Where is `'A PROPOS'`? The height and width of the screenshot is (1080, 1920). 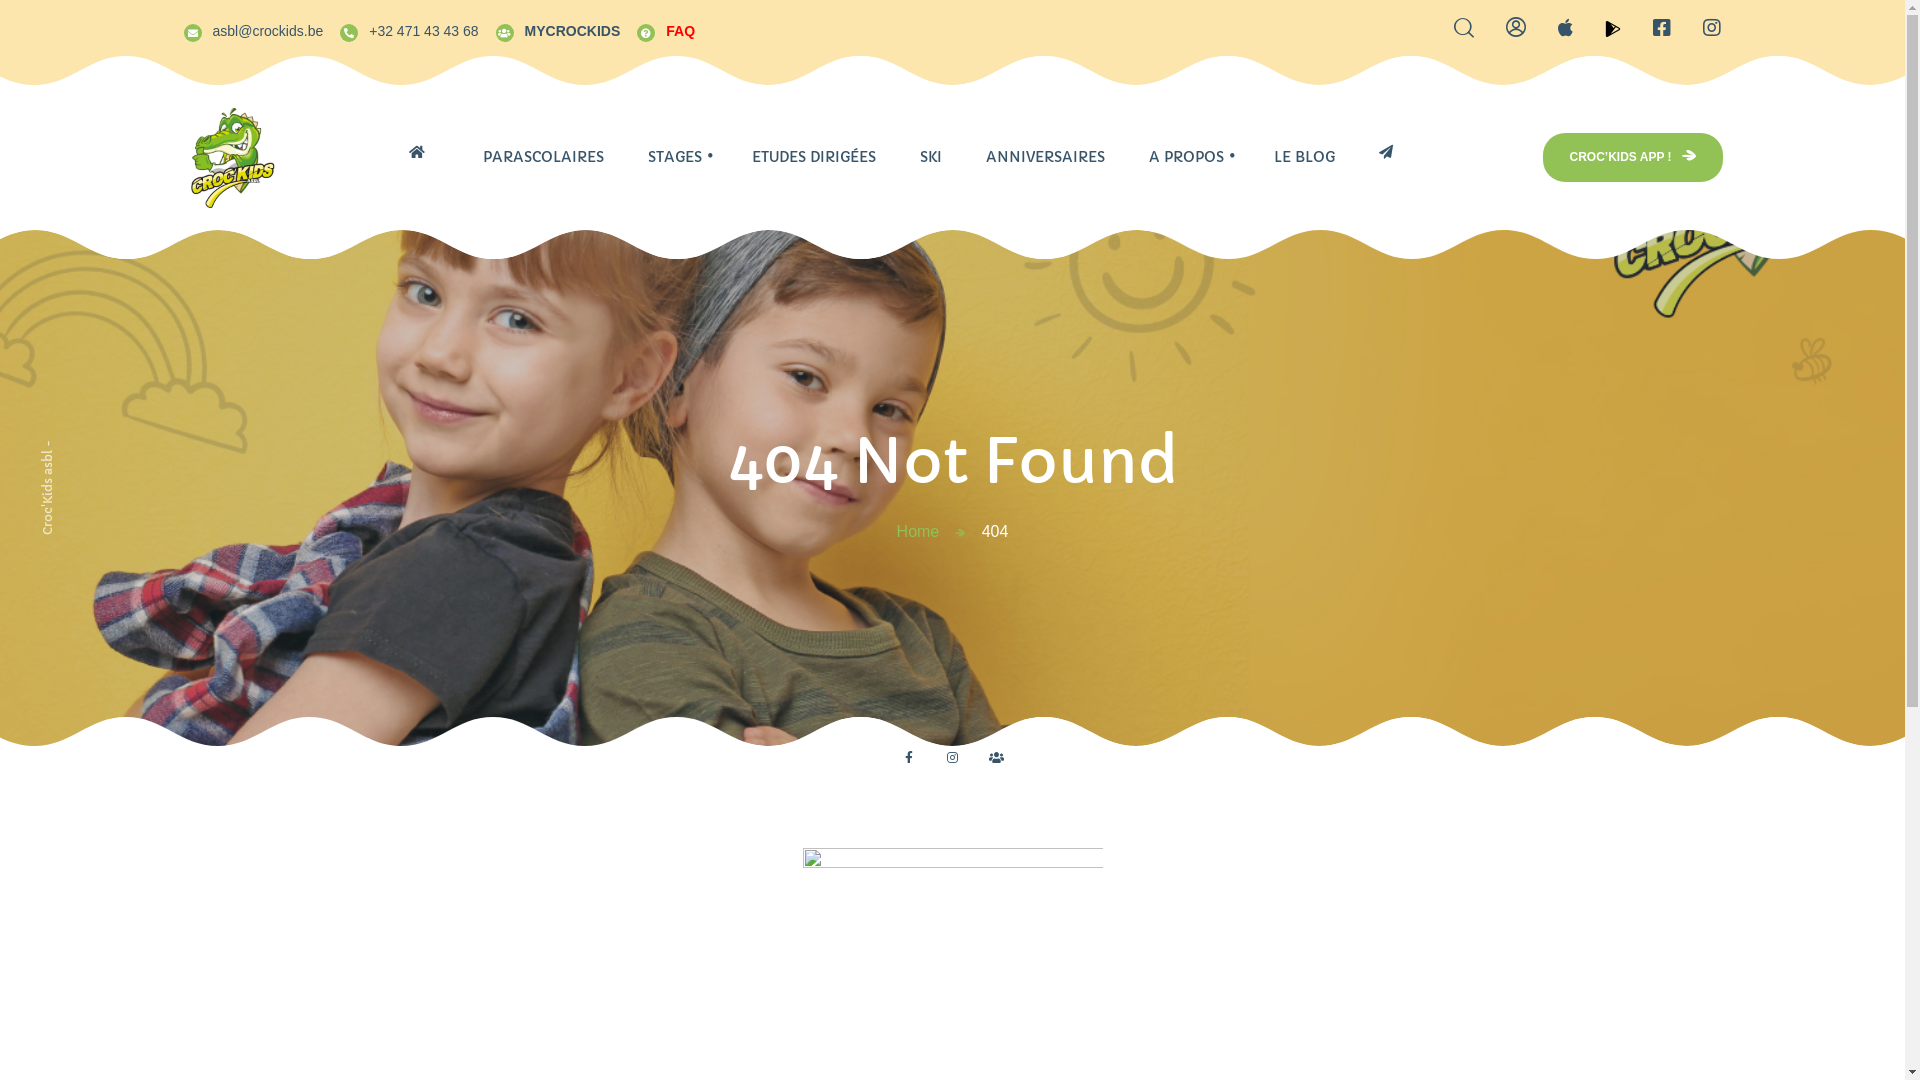
'A PROPOS' is located at coordinates (1126, 156).